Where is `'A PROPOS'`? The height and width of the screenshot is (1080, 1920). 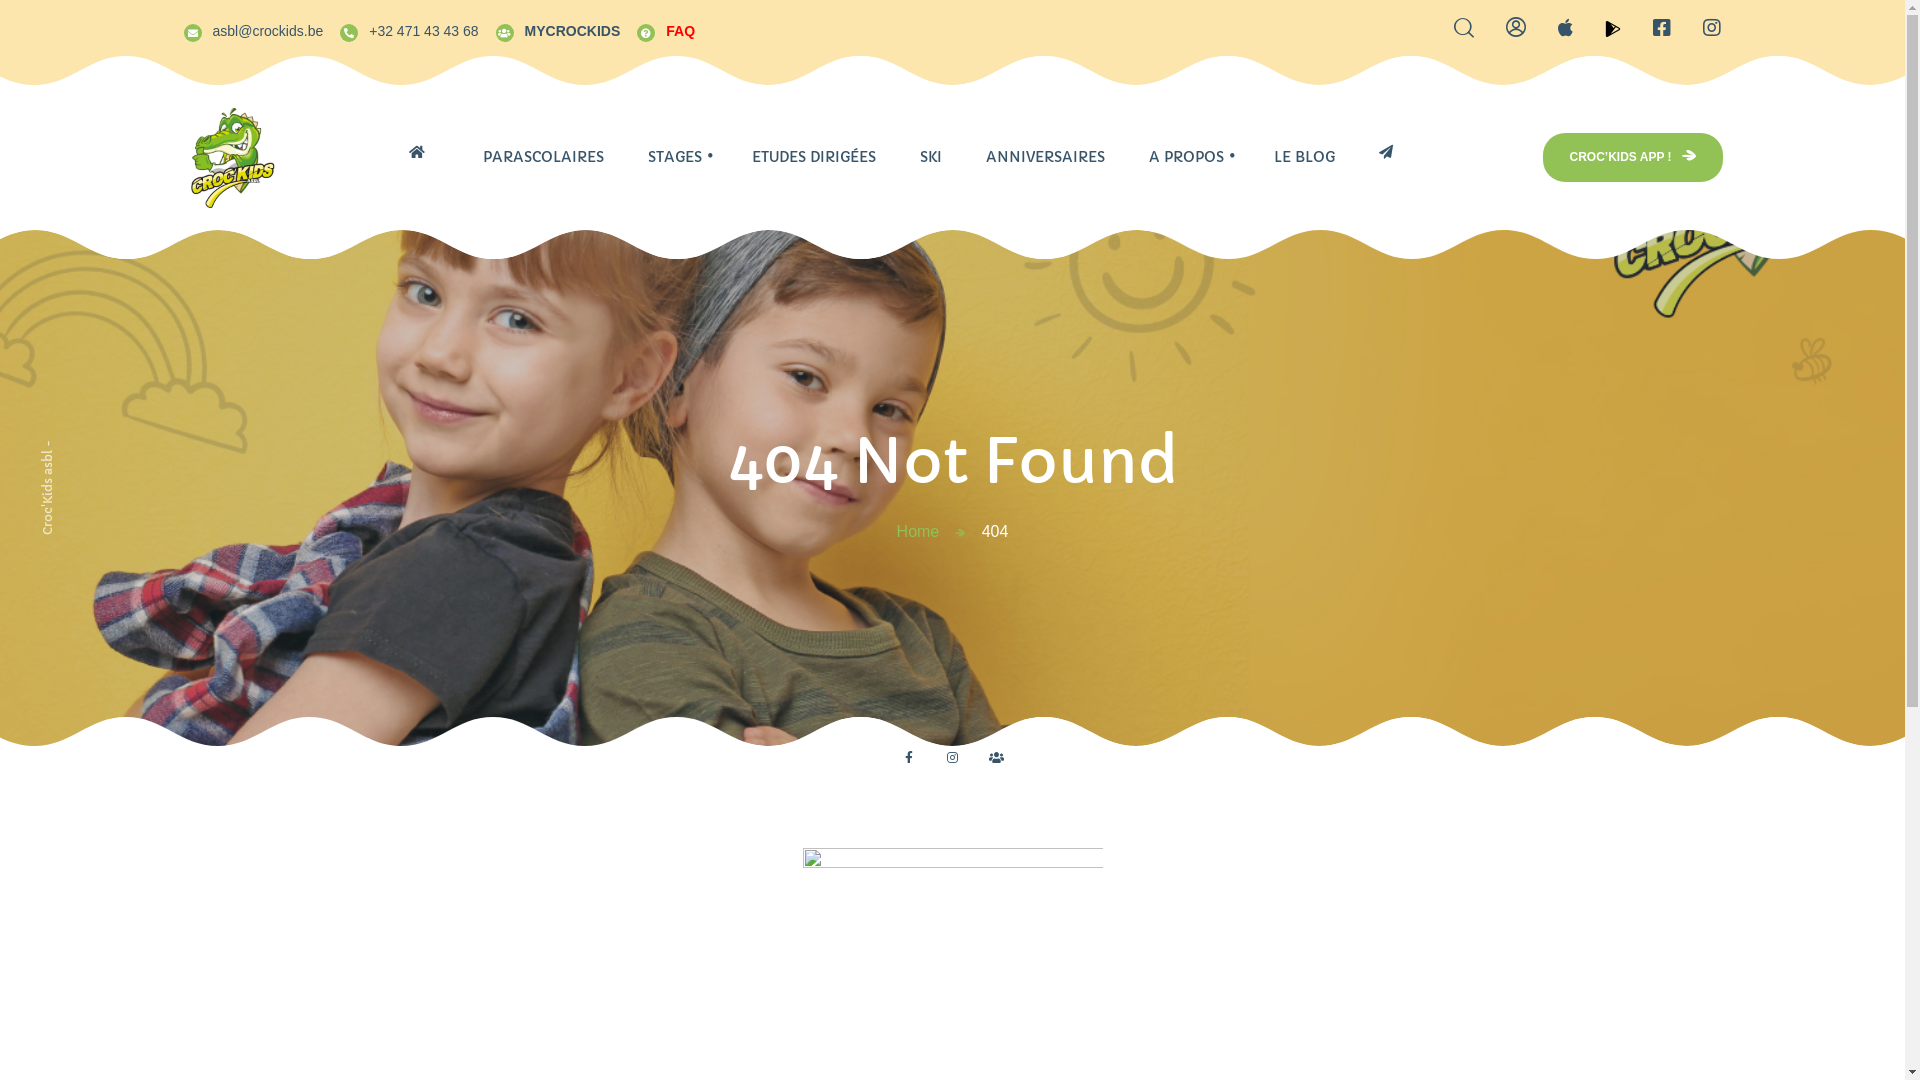
'A PROPOS' is located at coordinates (1126, 156).